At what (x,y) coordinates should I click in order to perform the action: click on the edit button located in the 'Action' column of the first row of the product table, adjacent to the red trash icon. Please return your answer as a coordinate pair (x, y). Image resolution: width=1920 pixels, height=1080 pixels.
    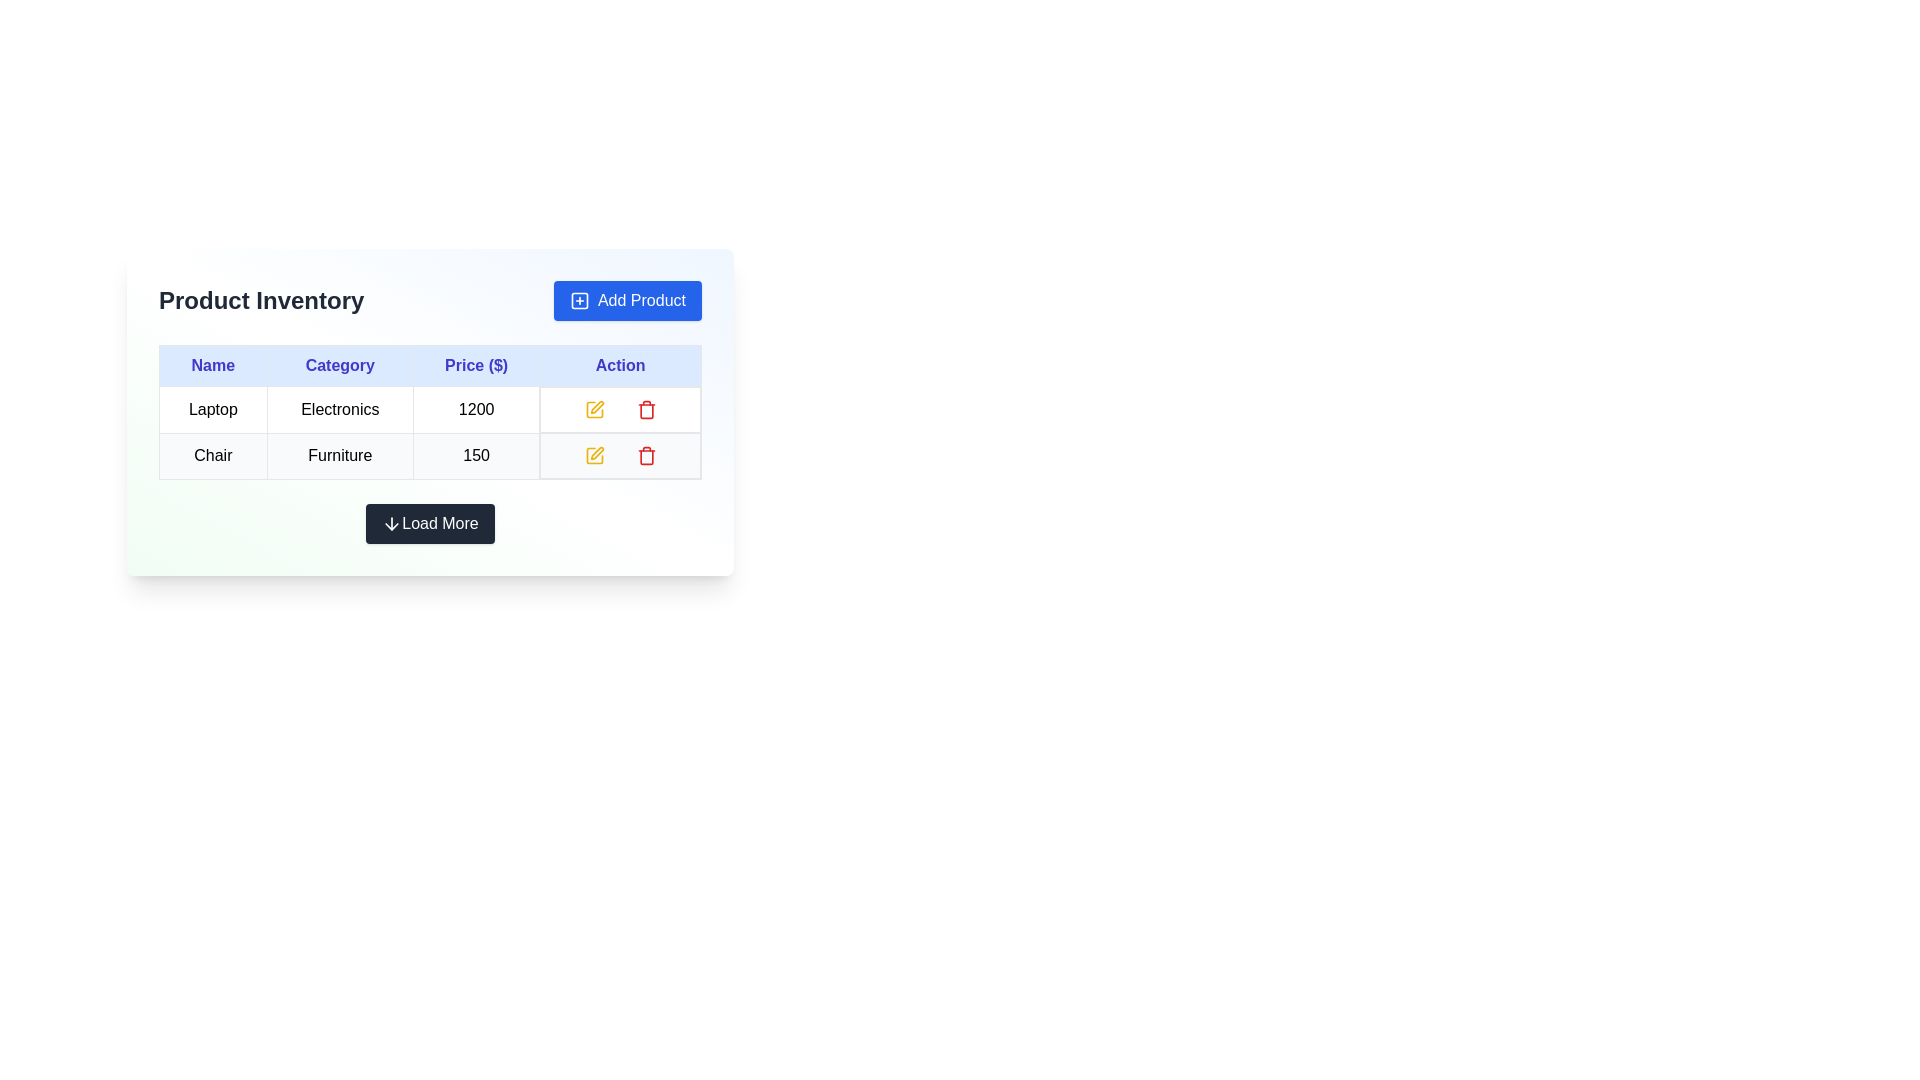
    Looking at the image, I should click on (593, 408).